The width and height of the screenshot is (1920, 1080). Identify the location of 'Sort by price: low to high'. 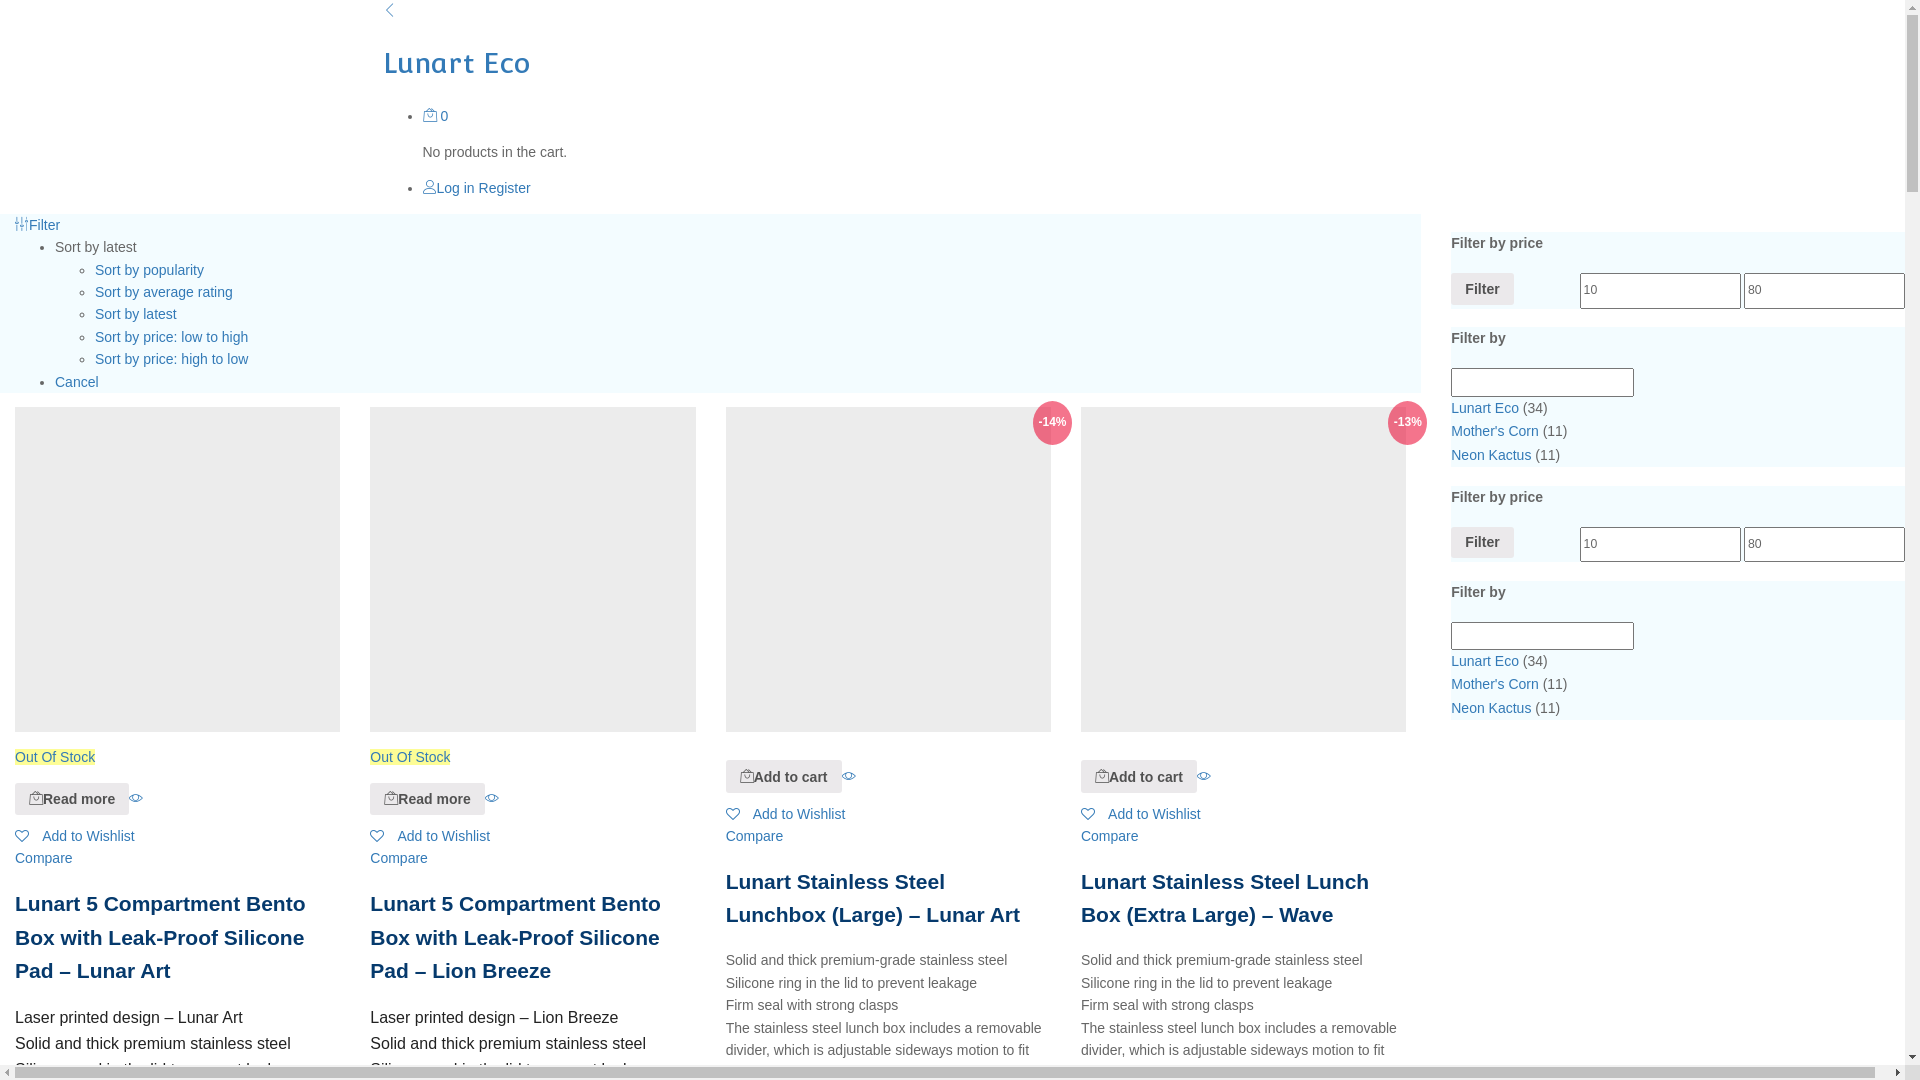
(171, 335).